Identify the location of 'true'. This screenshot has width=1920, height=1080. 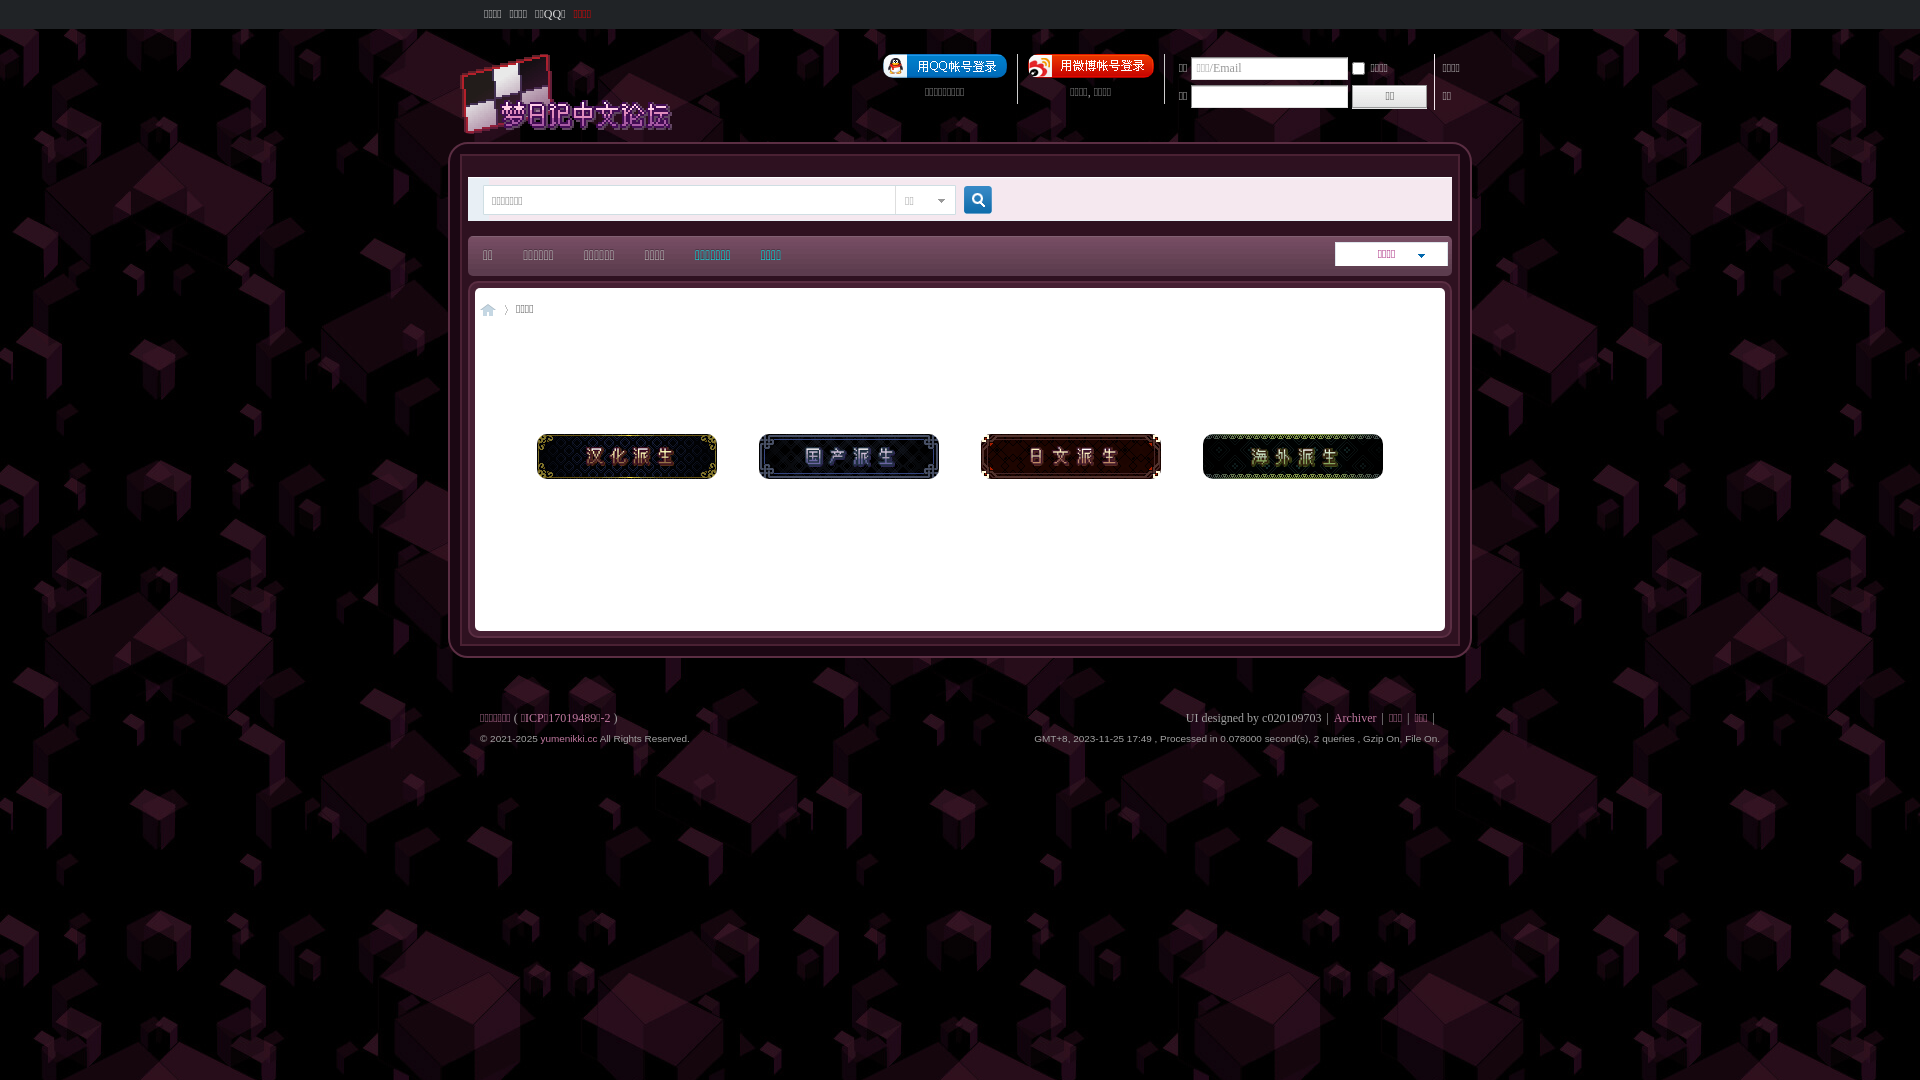
(970, 200).